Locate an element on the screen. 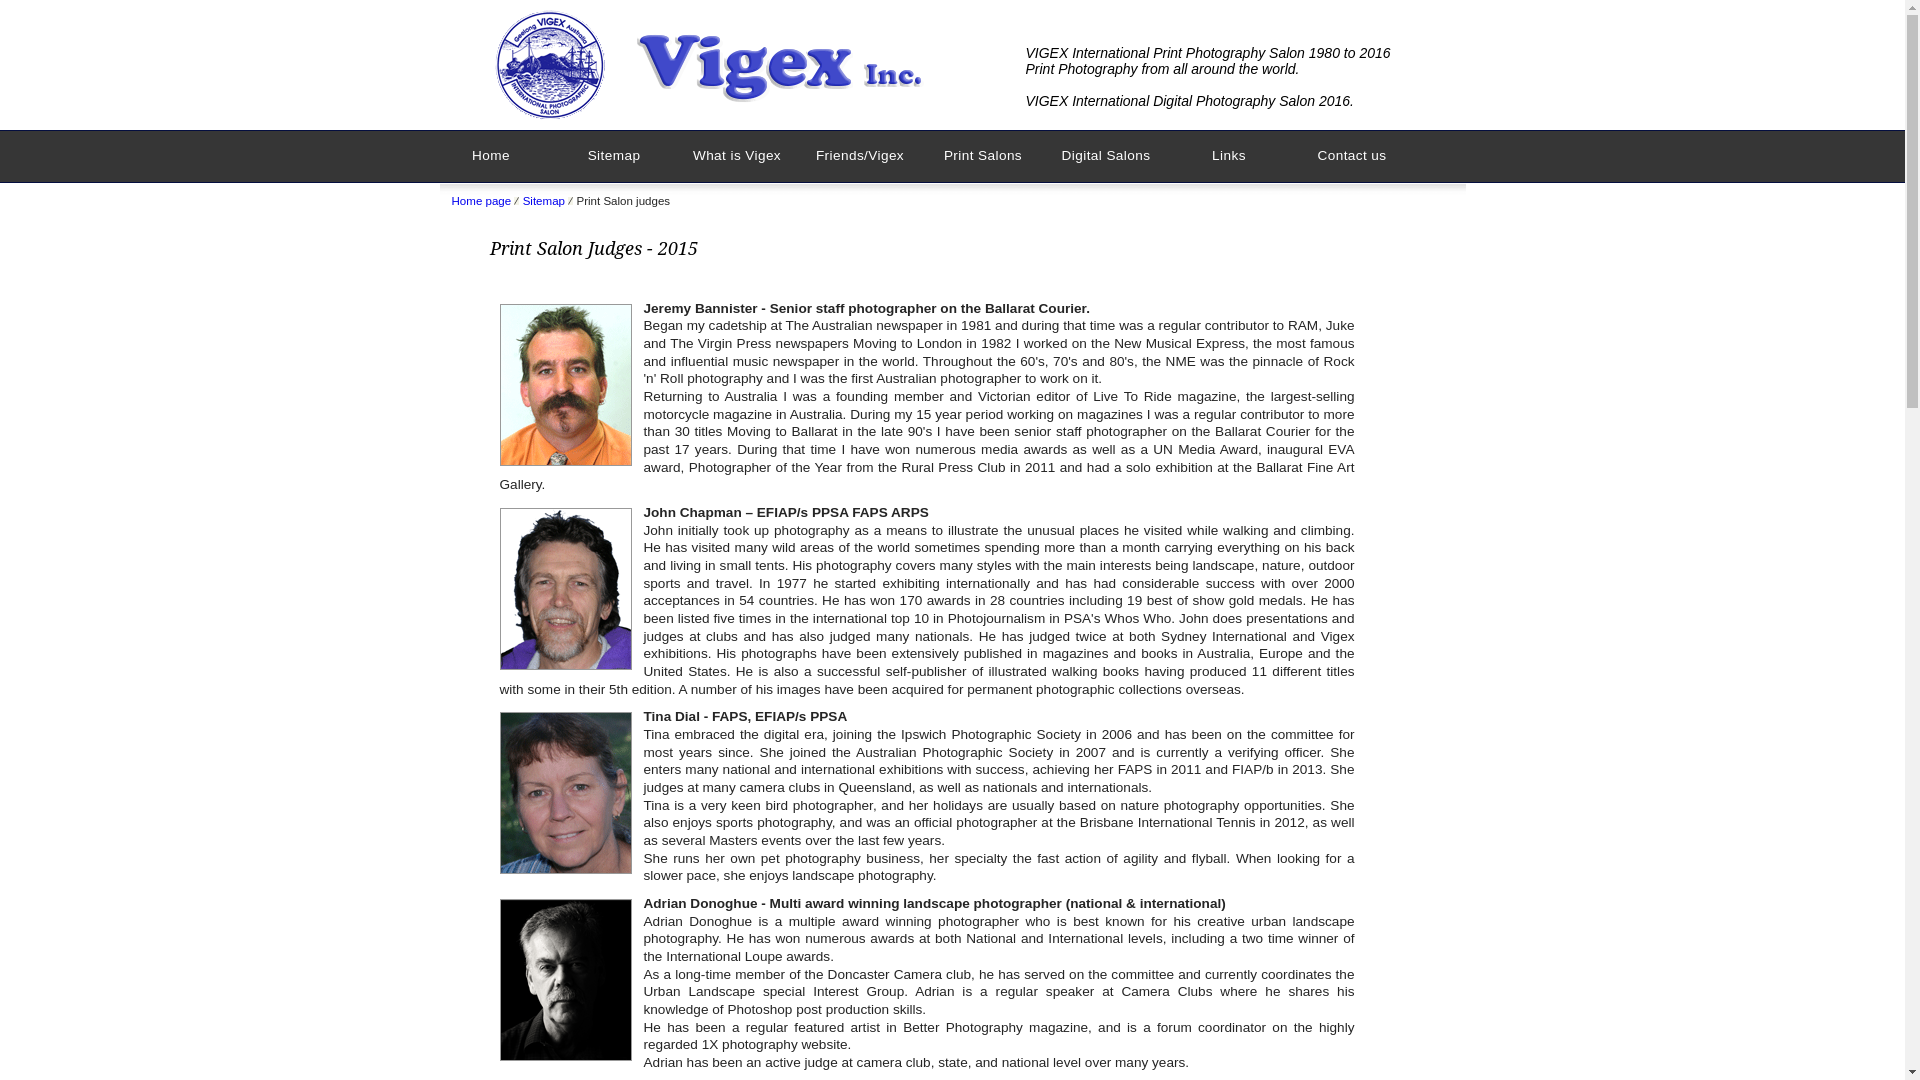  'Contact us' is located at coordinates (1351, 155).